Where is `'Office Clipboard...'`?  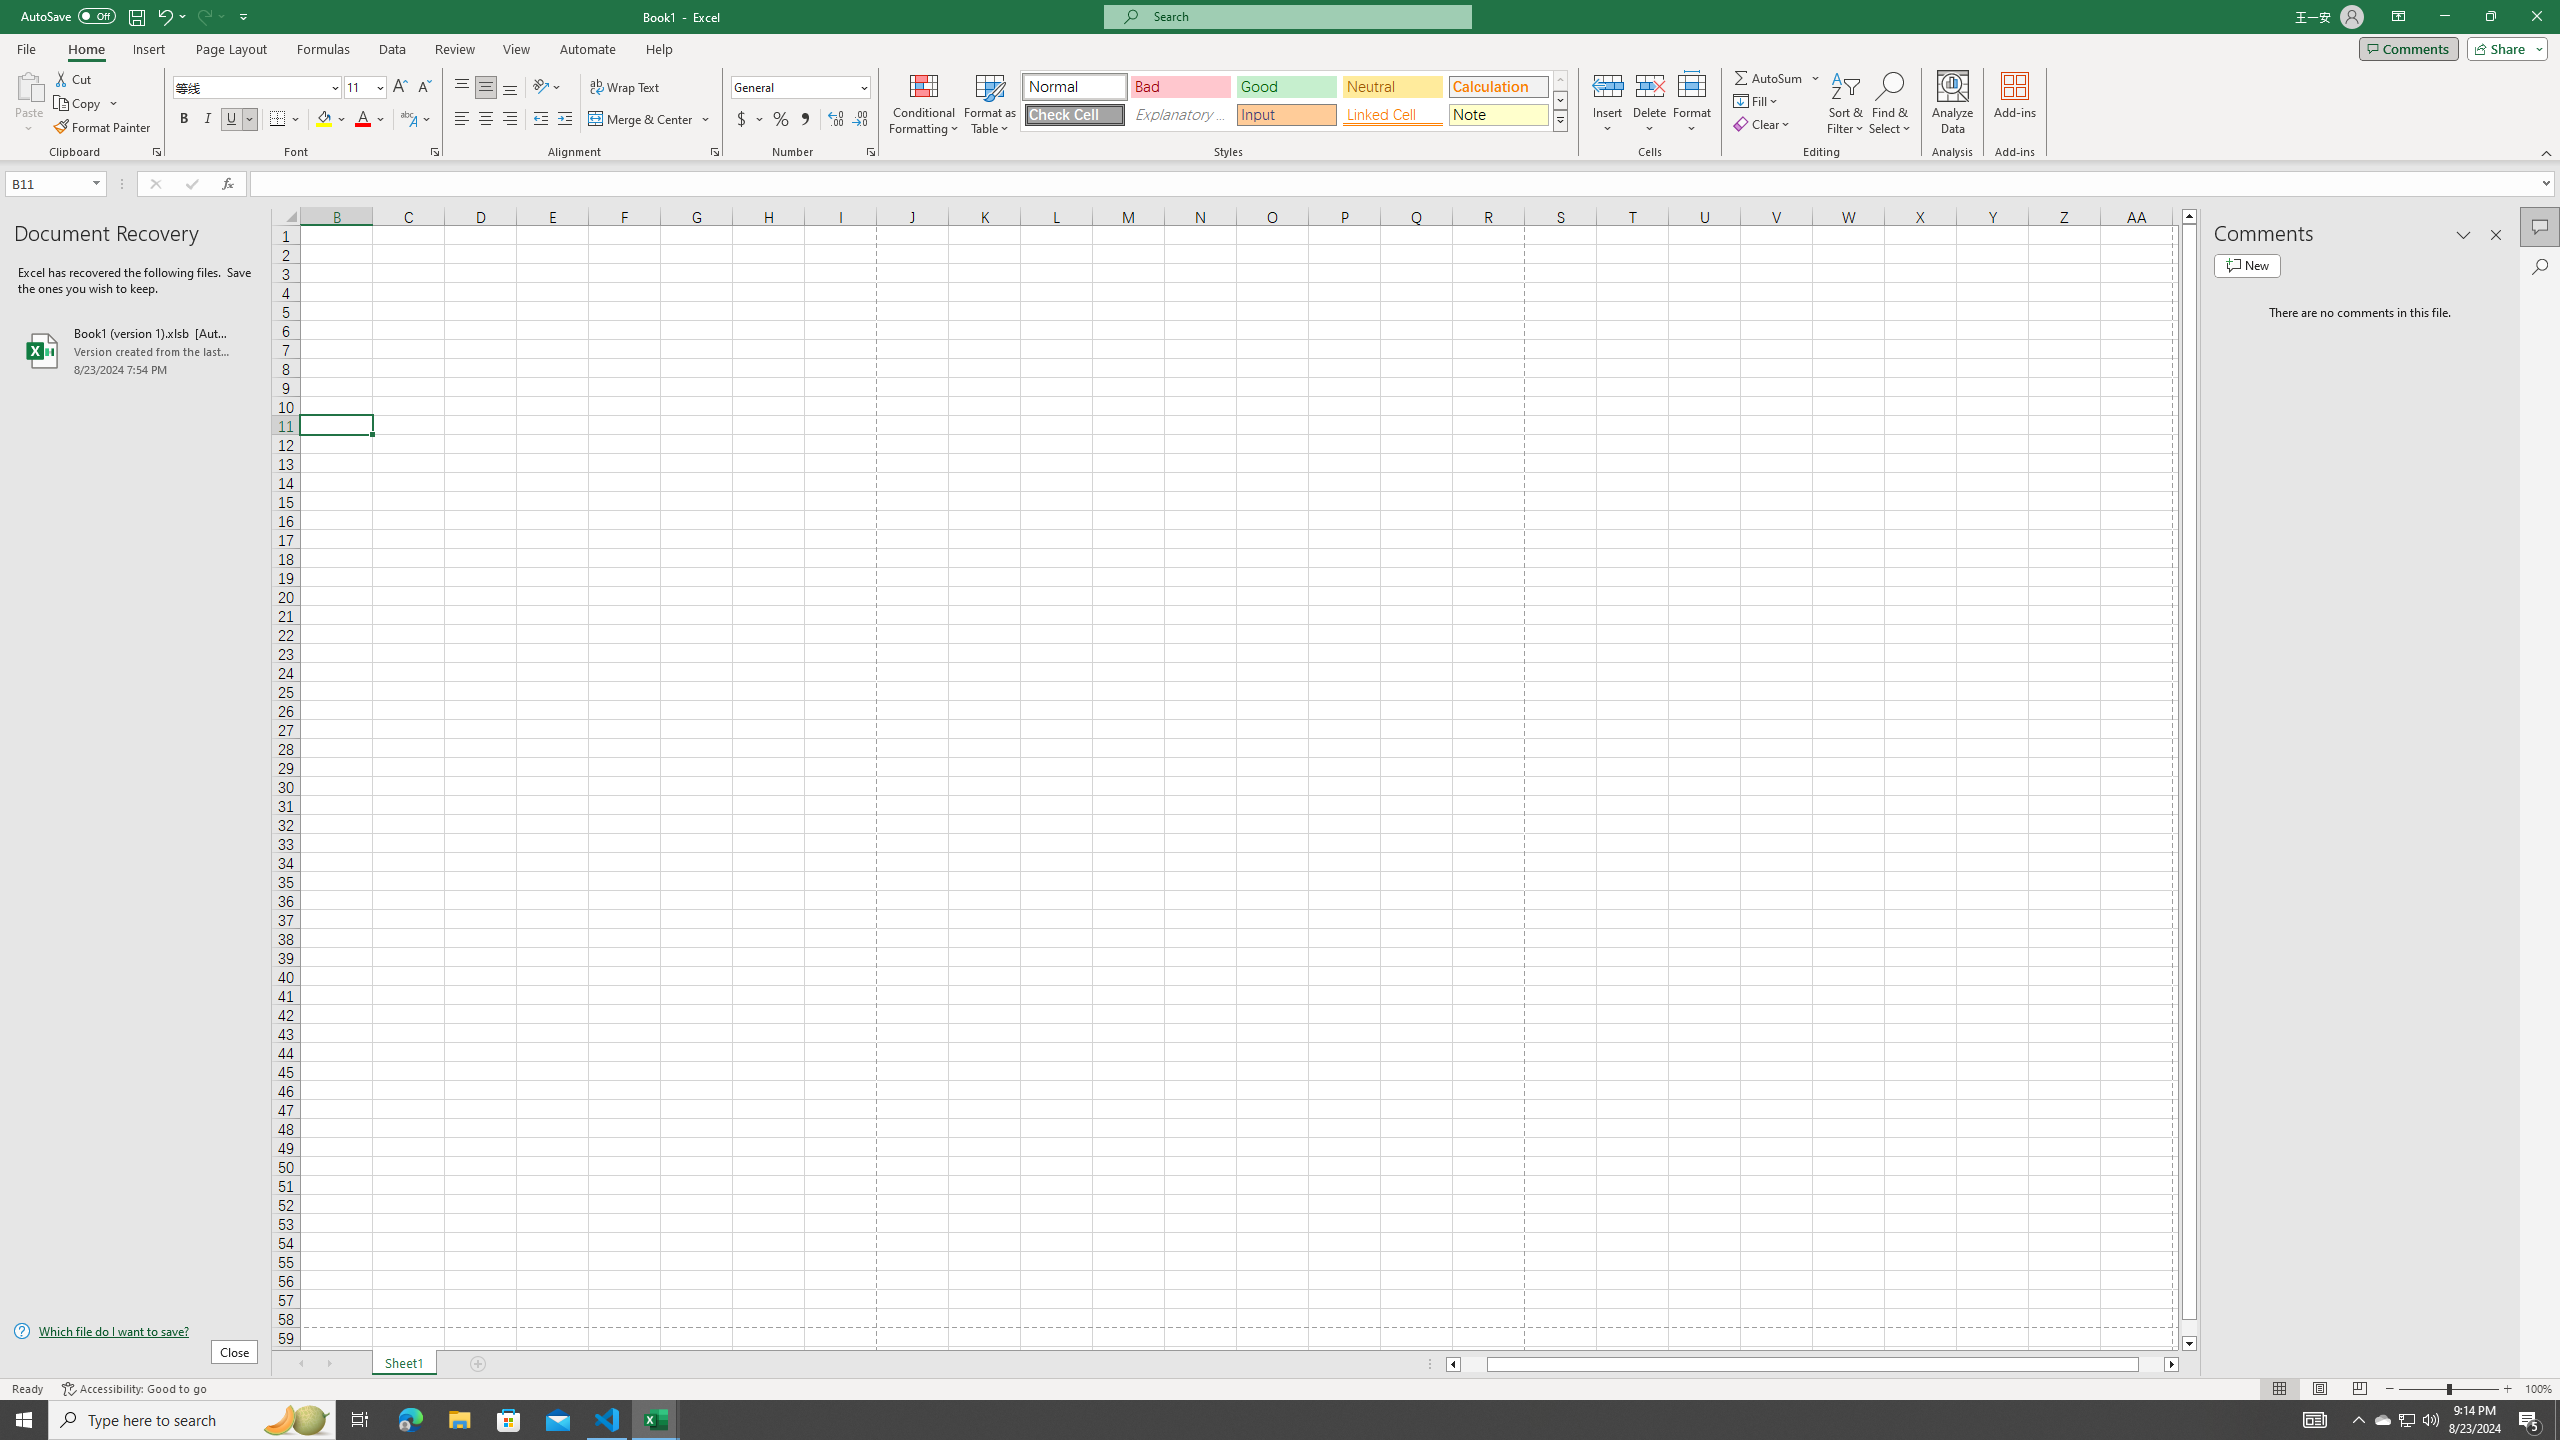 'Office Clipboard...' is located at coordinates (155, 150).